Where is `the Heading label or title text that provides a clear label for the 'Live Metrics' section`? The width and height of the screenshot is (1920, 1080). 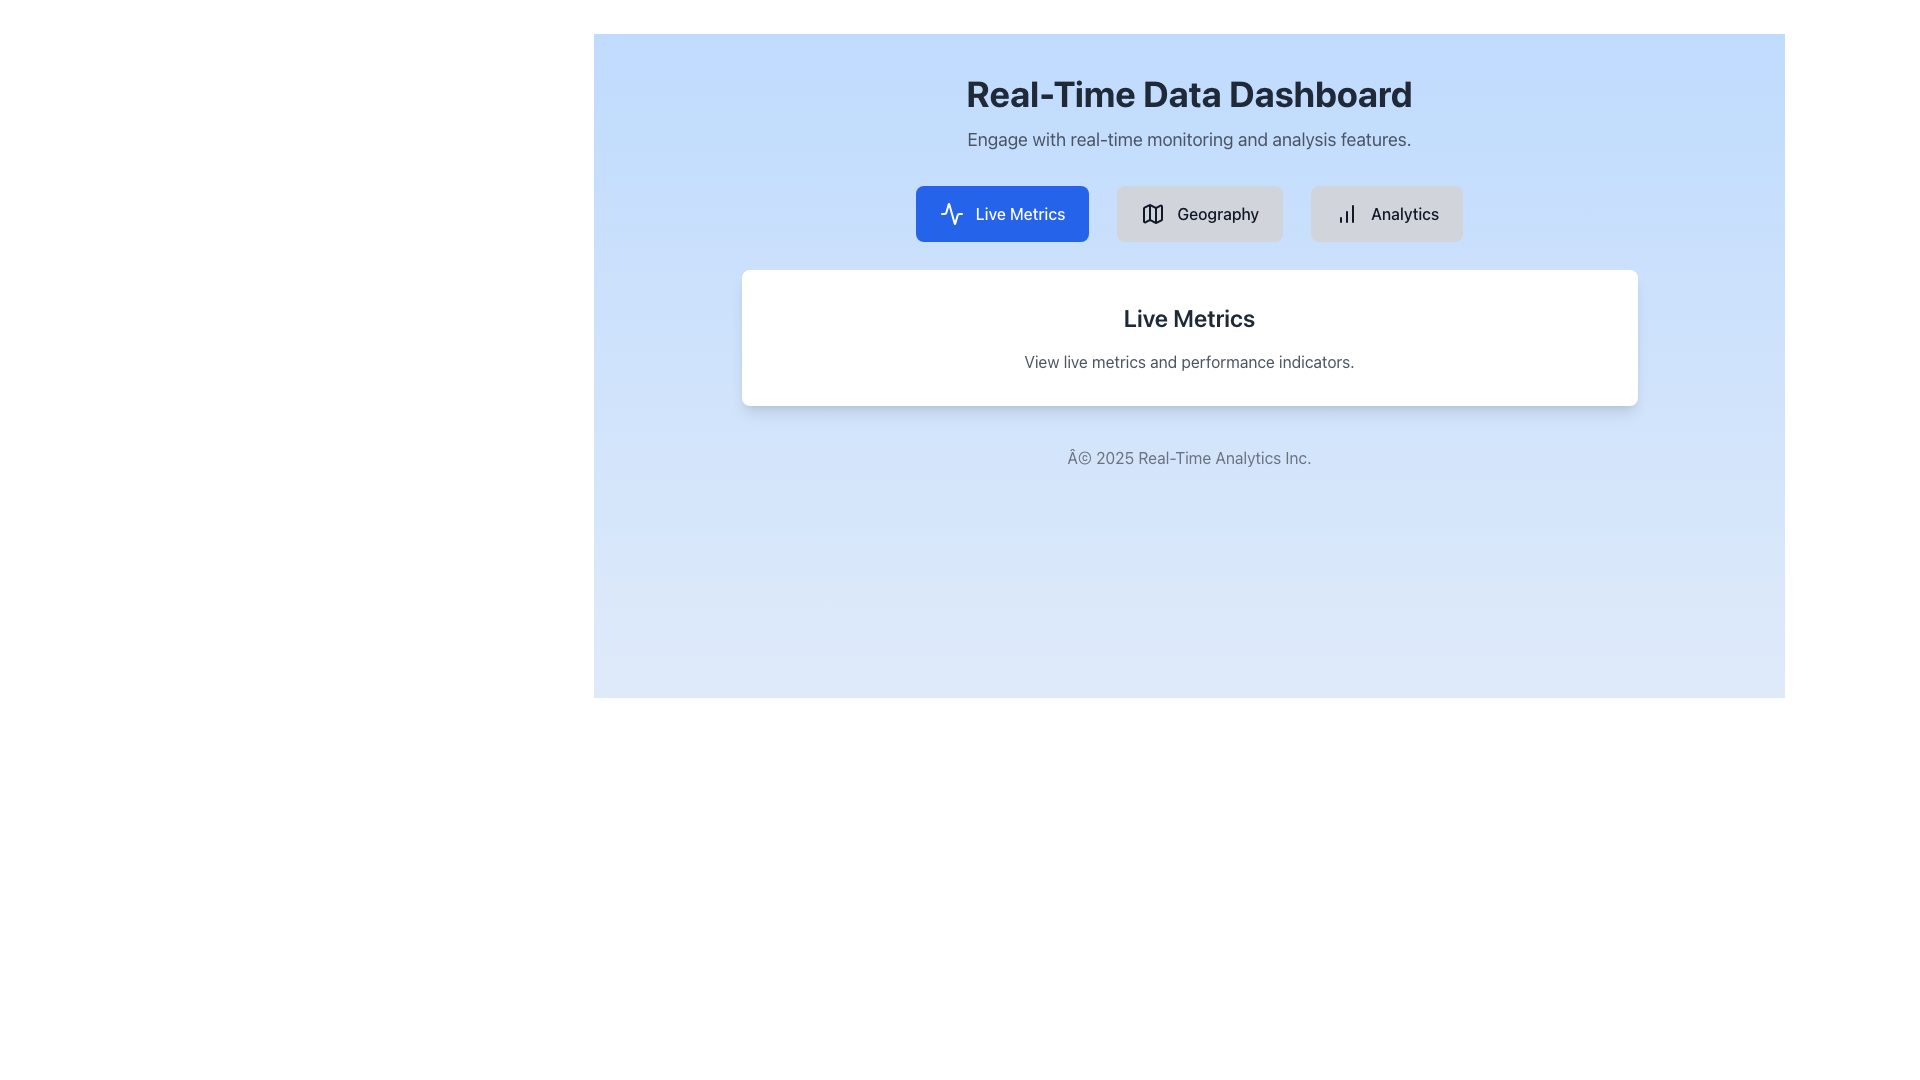
the Heading label or title text that provides a clear label for the 'Live Metrics' section is located at coordinates (1189, 316).